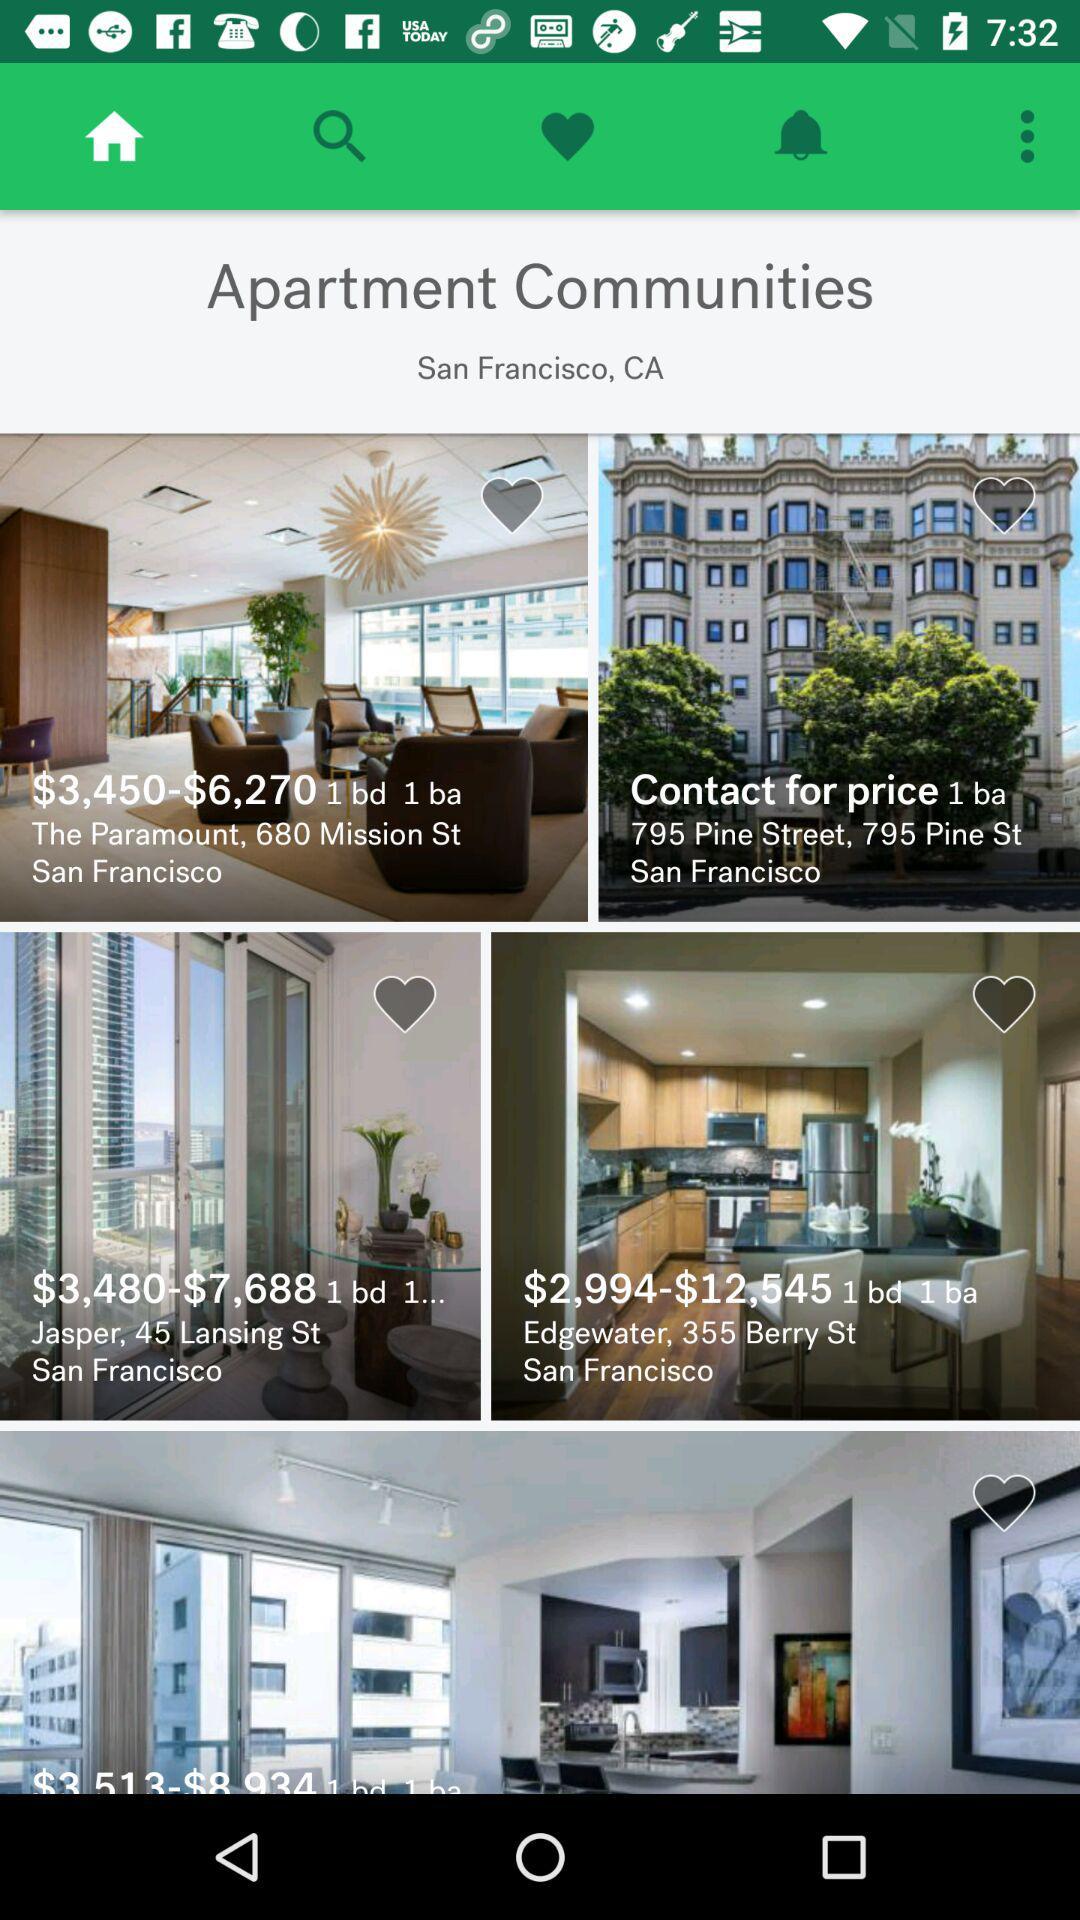 This screenshot has height=1920, width=1080. What do you see at coordinates (799, 135) in the screenshot?
I see `subscribe` at bounding box center [799, 135].